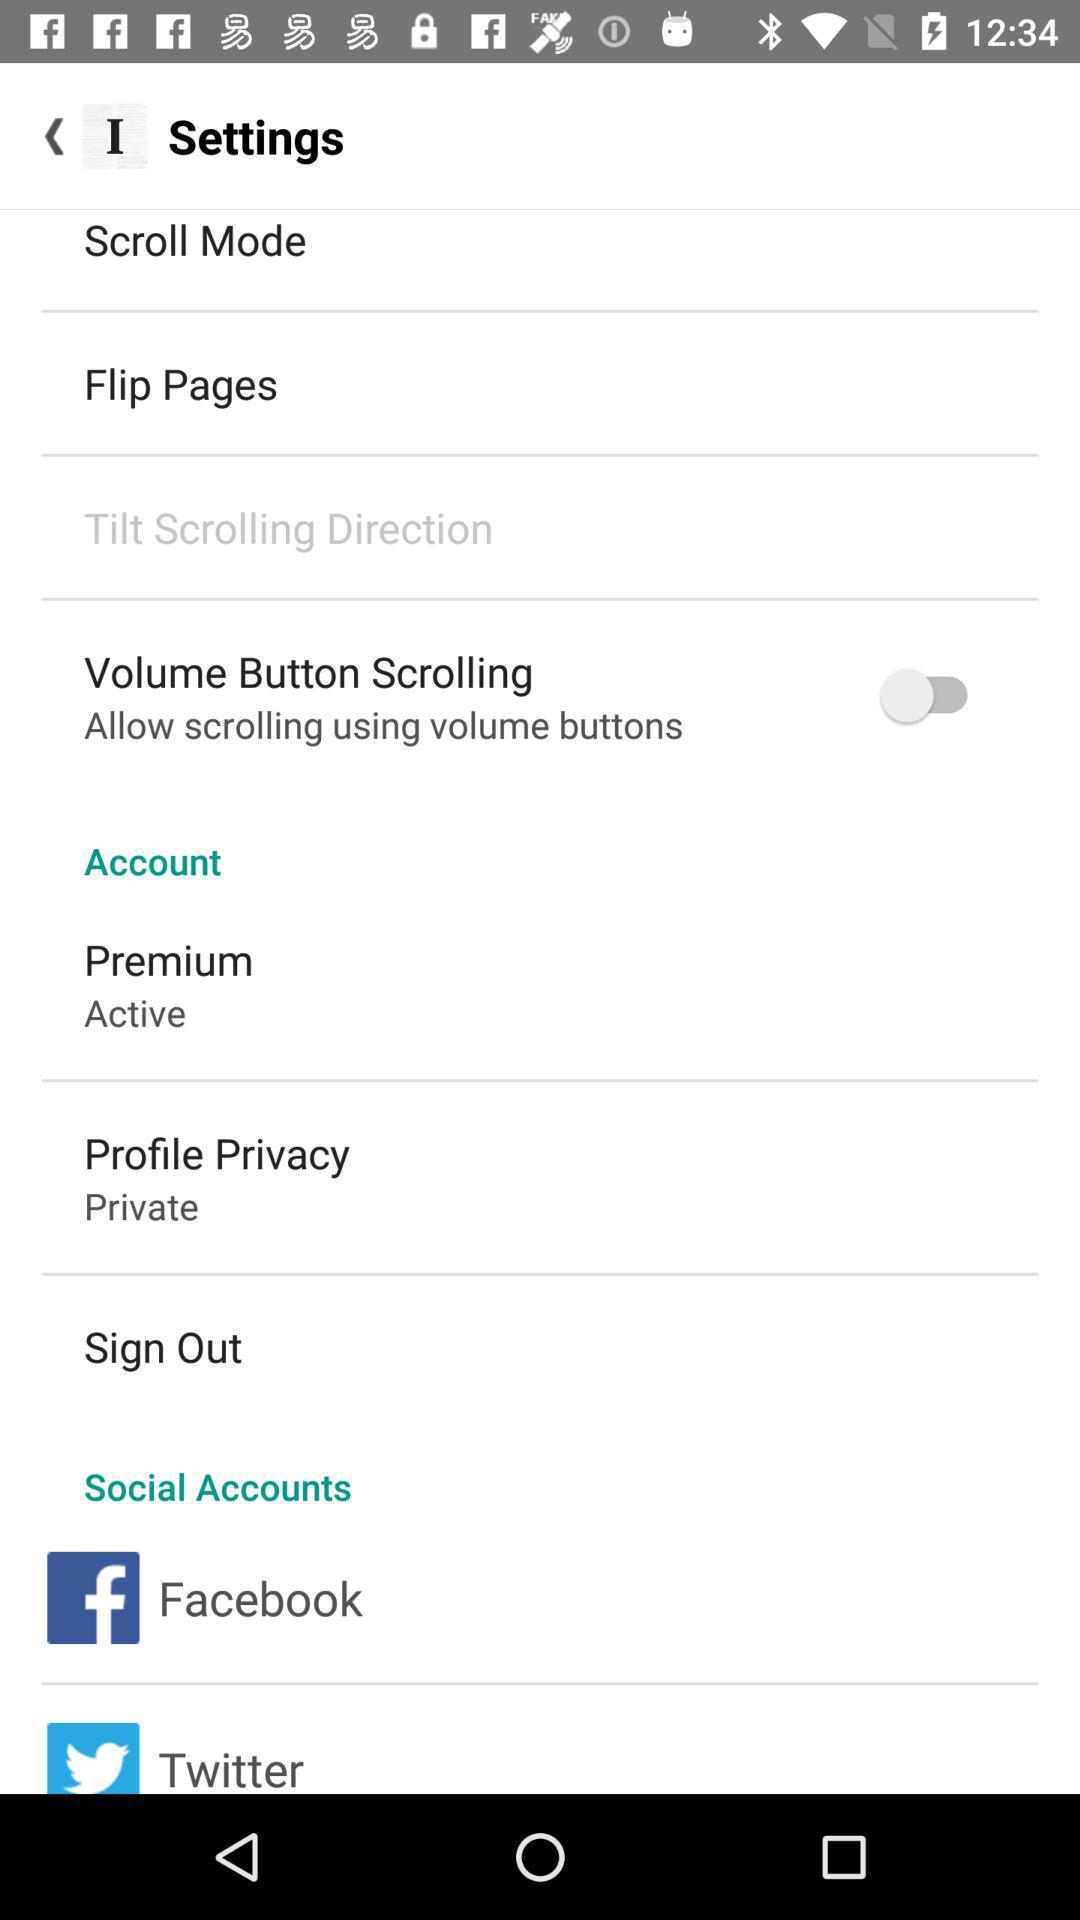  What do you see at coordinates (933, 695) in the screenshot?
I see `the icon on the right` at bounding box center [933, 695].